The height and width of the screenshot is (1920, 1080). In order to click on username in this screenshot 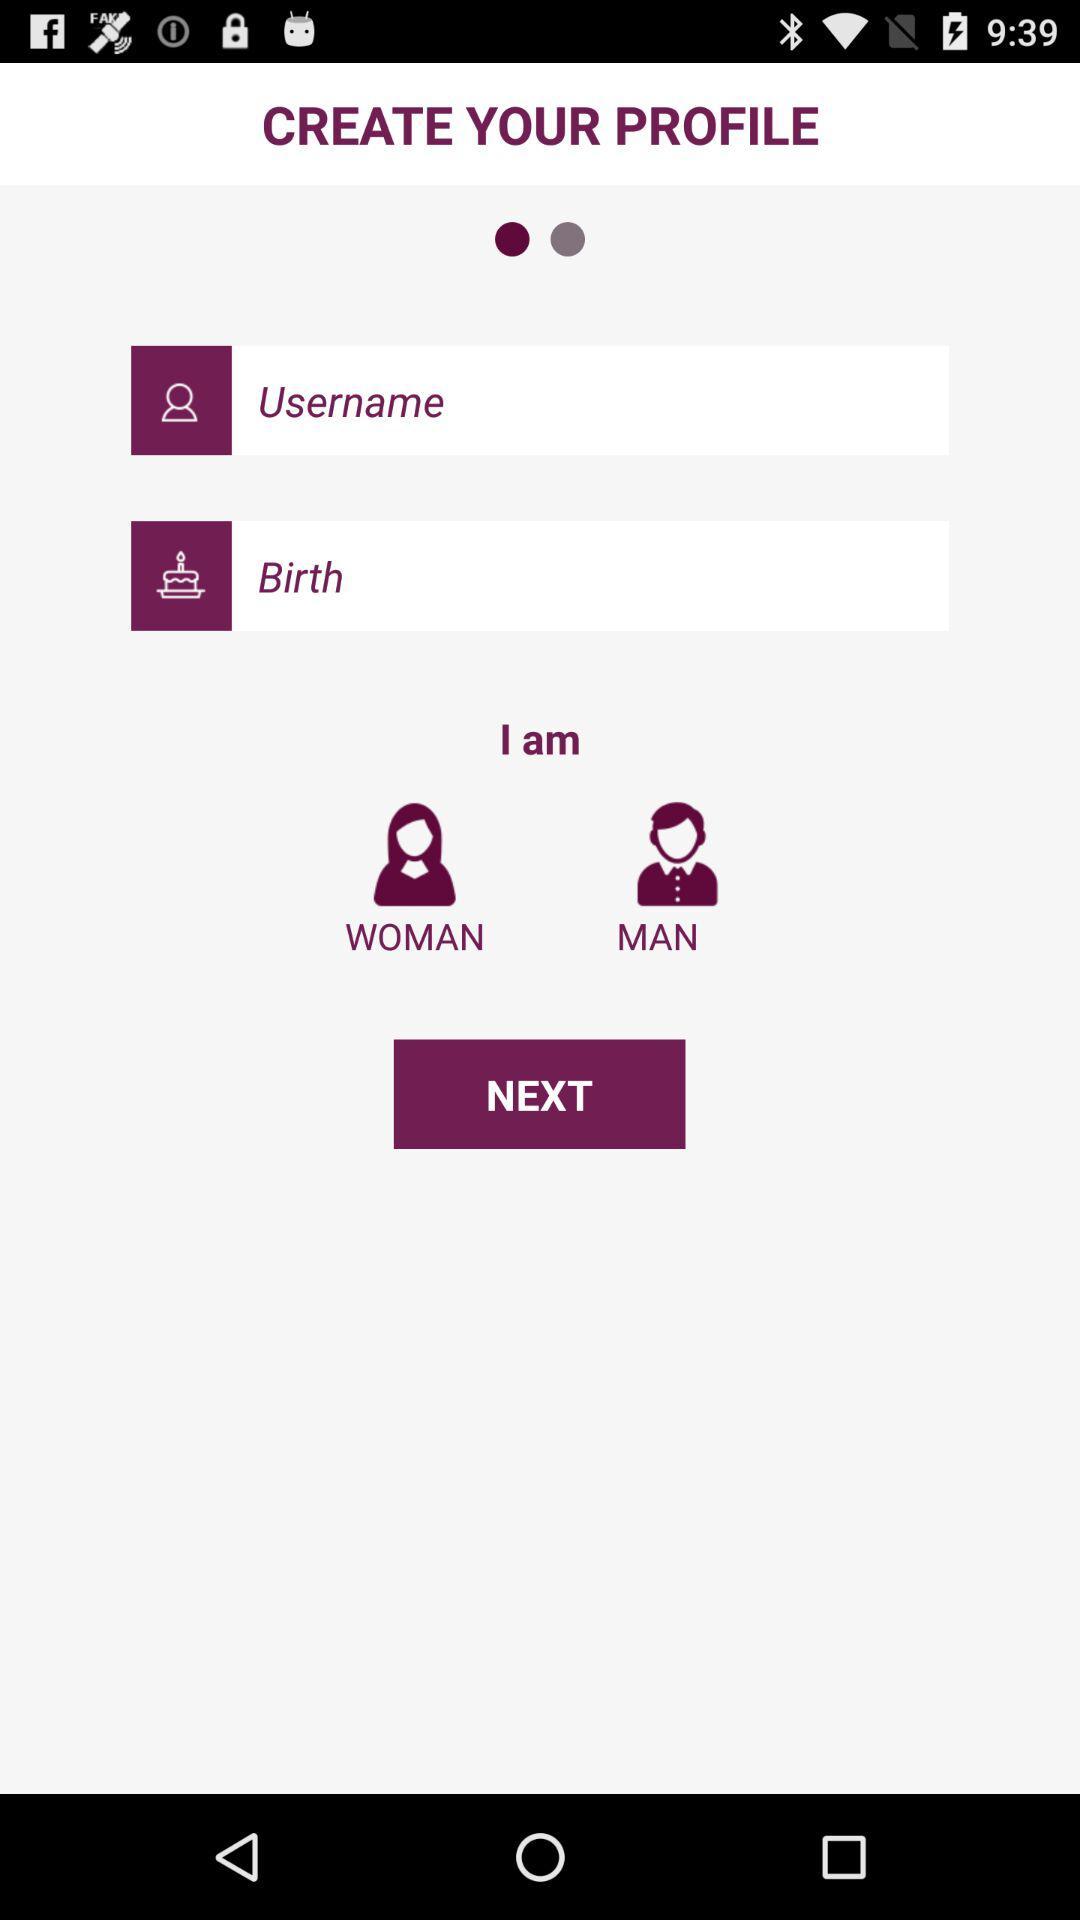, I will do `click(589, 400)`.